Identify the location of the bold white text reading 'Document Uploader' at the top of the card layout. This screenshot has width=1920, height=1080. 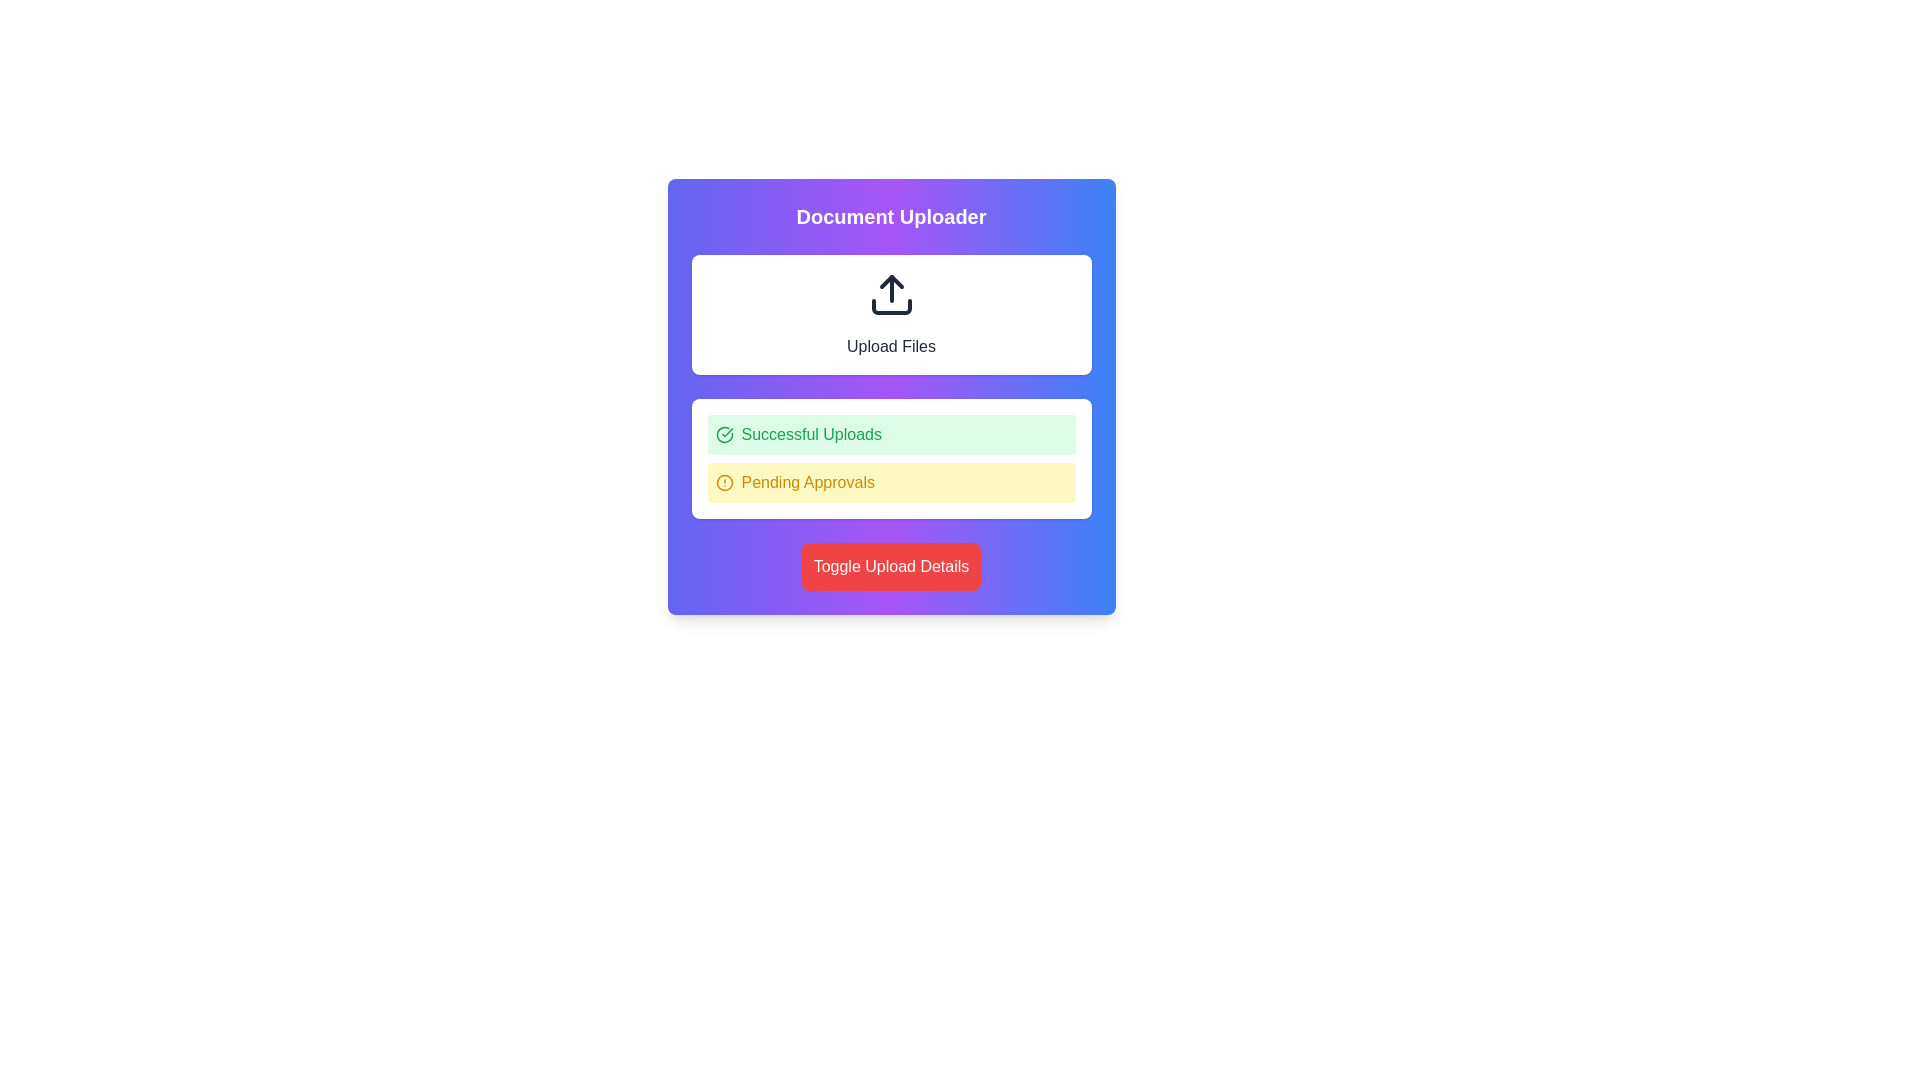
(890, 216).